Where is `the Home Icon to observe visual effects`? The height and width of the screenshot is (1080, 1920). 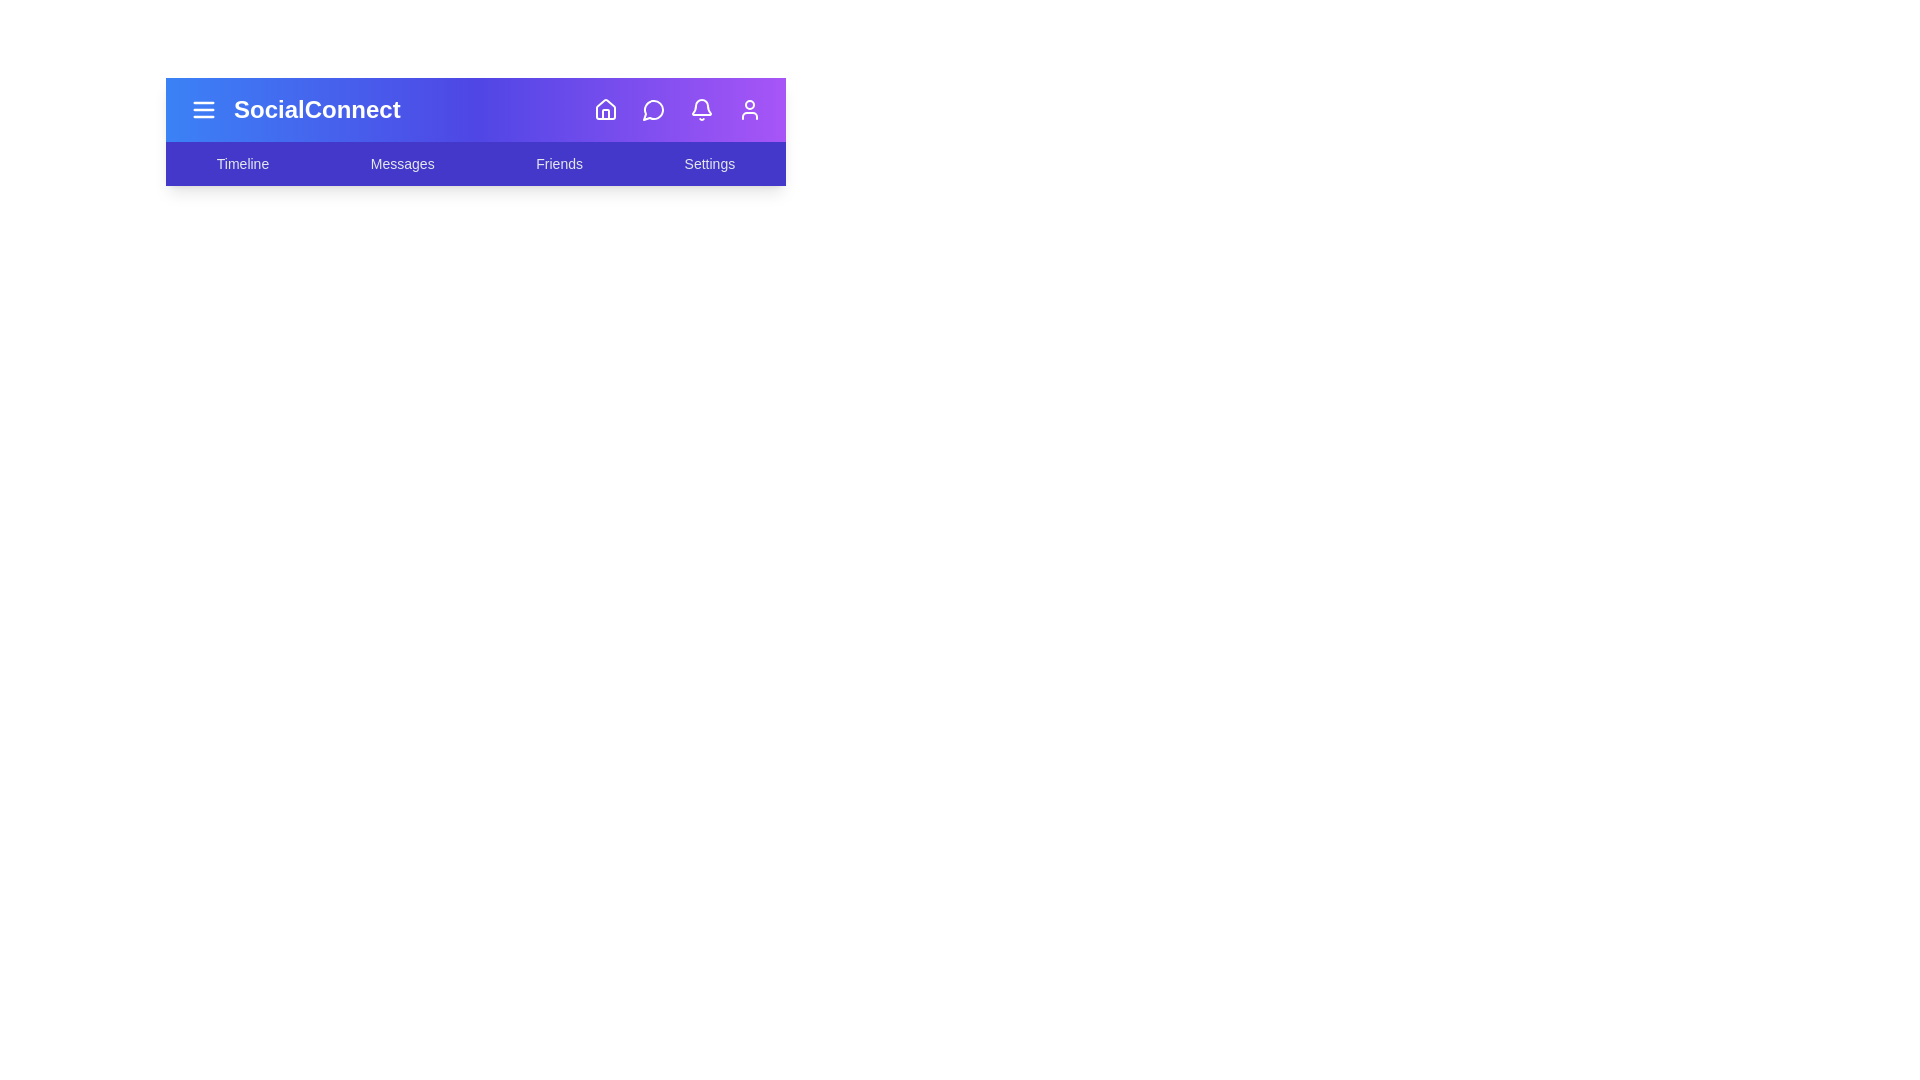
the Home Icon to observe visual effects is located at coordinates (604, 110).